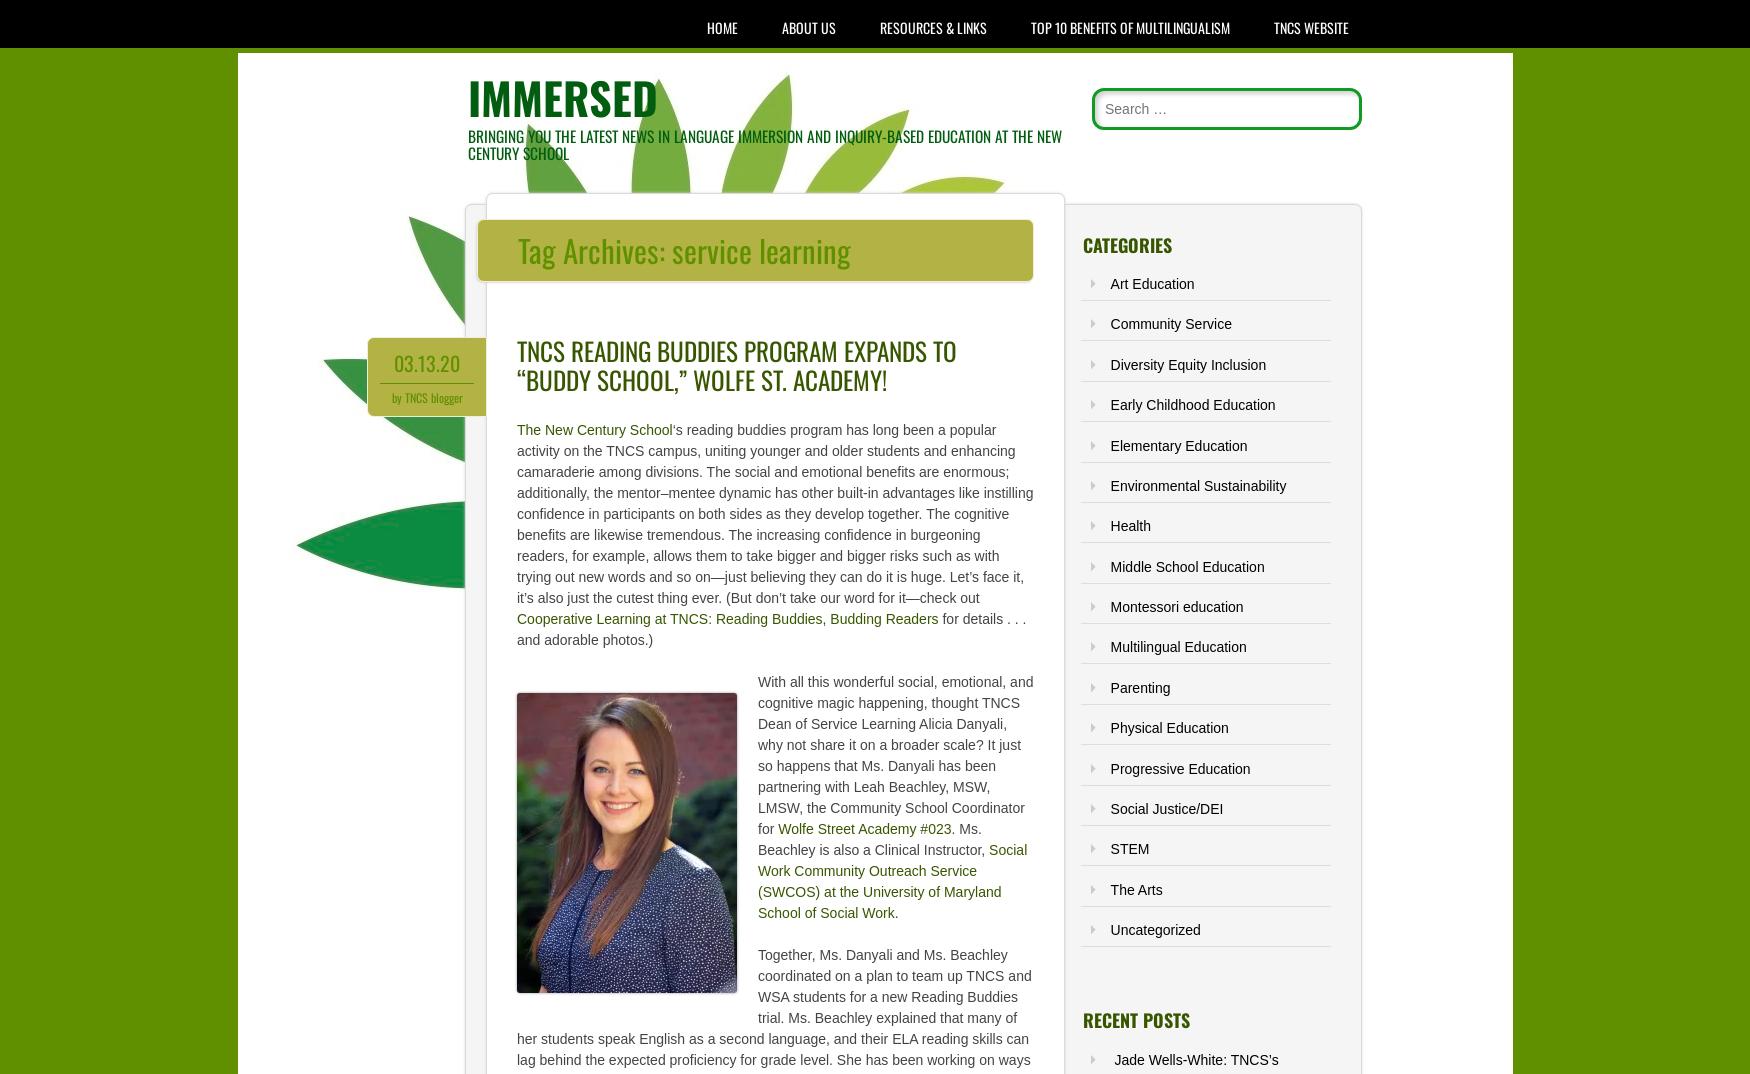 This screenshot has height=1074, width=1750. Describe the element at coordinates (1165, 809) in the screenshot. I see `'Social Justice/DEI'` at that location.